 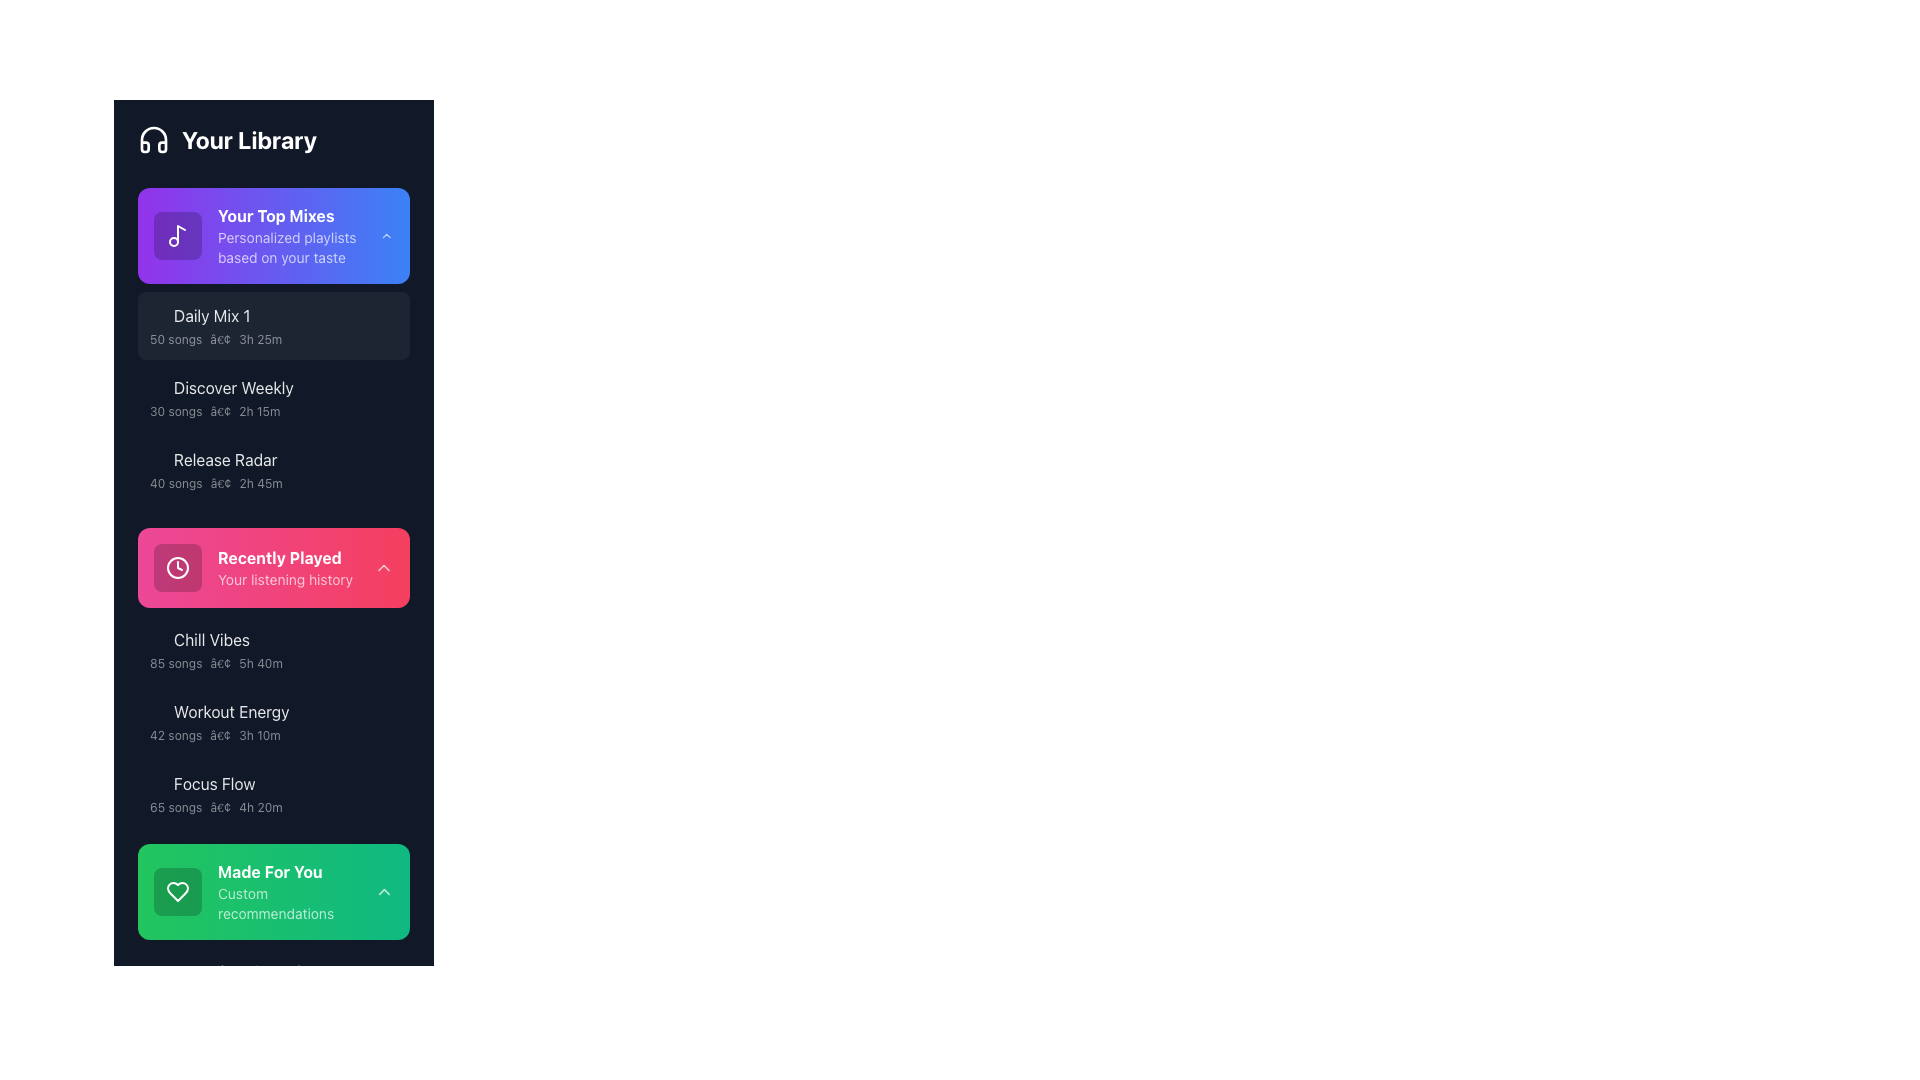 What do you see at coordinates (263, 470) in the screenshot?
I see `the 'Release Radar' clickable link or playlist card located in the left-hand navigation pane, positioned between 'Discover Weekly' and 'Recently Played', to possibly reveal additional options or details` at bounding box center [263, 470].